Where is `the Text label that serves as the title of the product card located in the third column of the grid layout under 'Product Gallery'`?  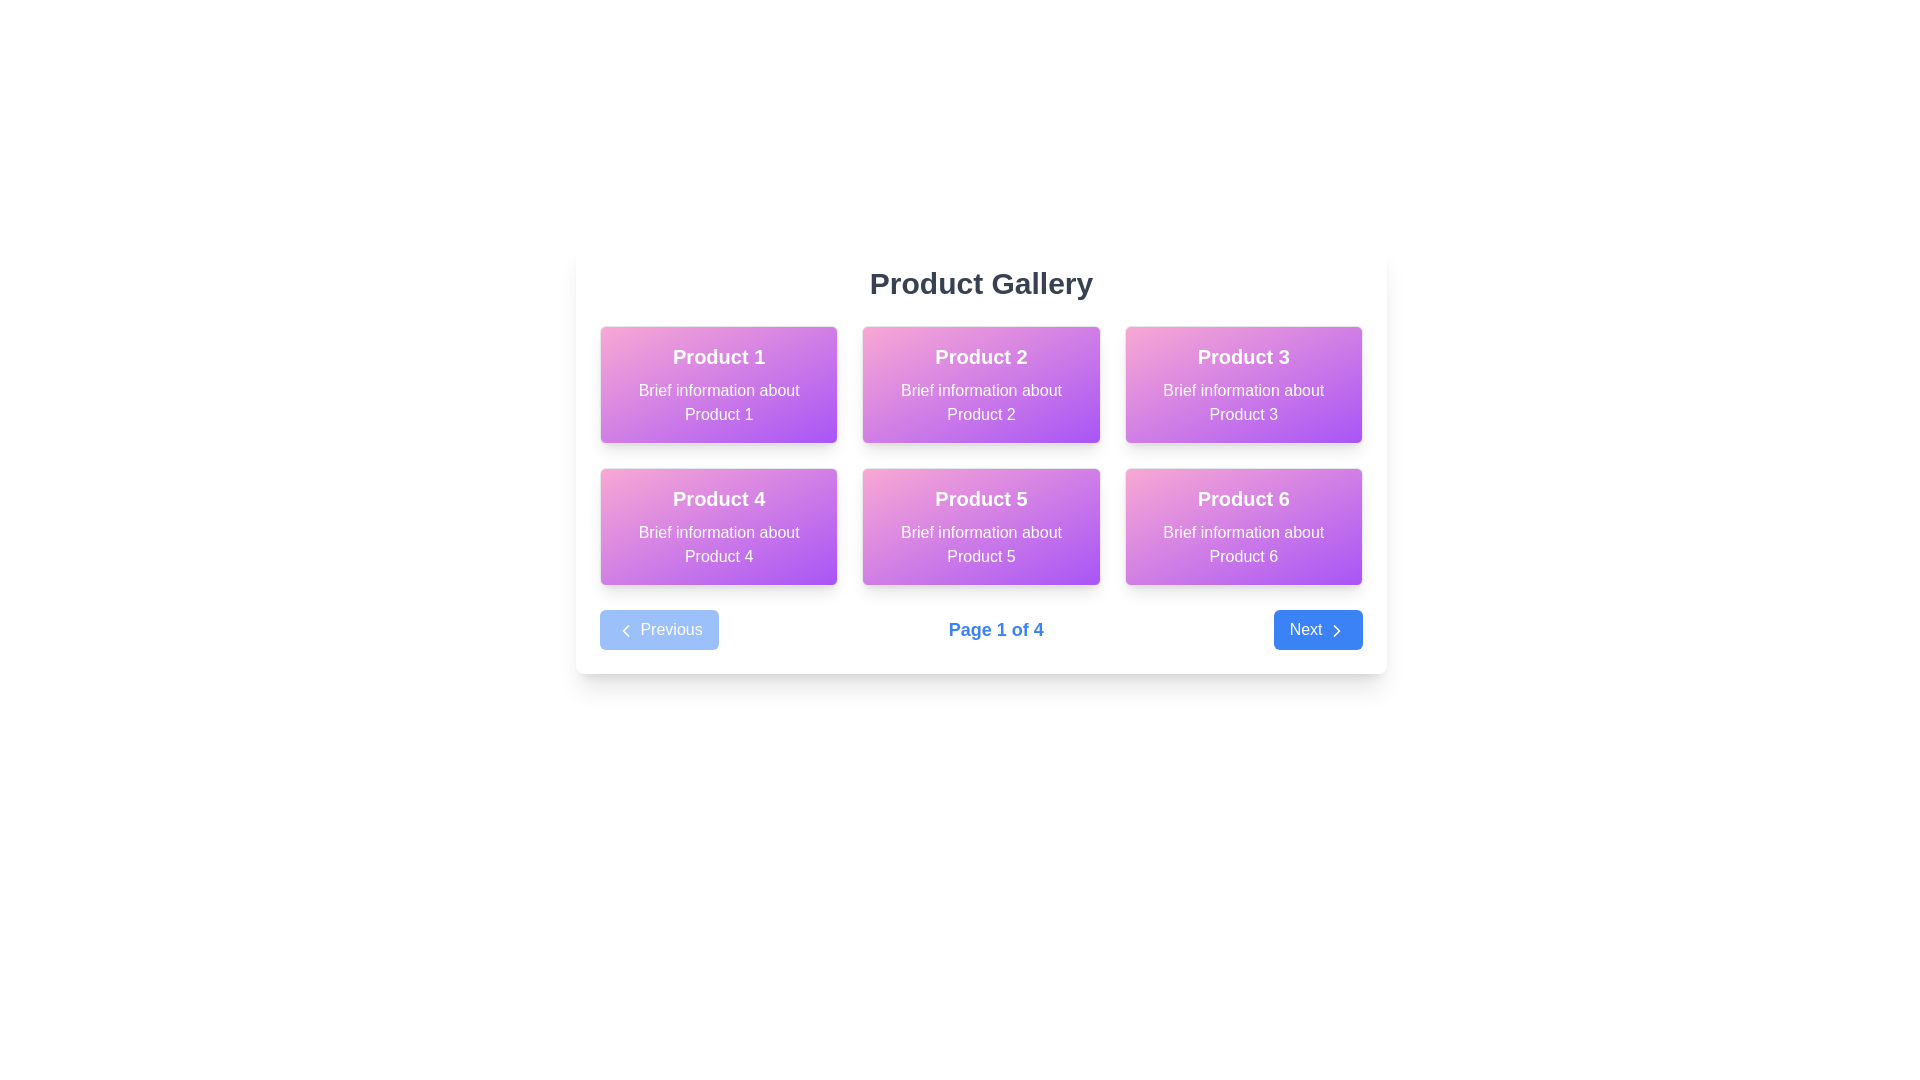
the Text label that serves as the title of the product card located in the third column of the grid layout under 'Product Gallery' is located at coordinates (1242, 356).